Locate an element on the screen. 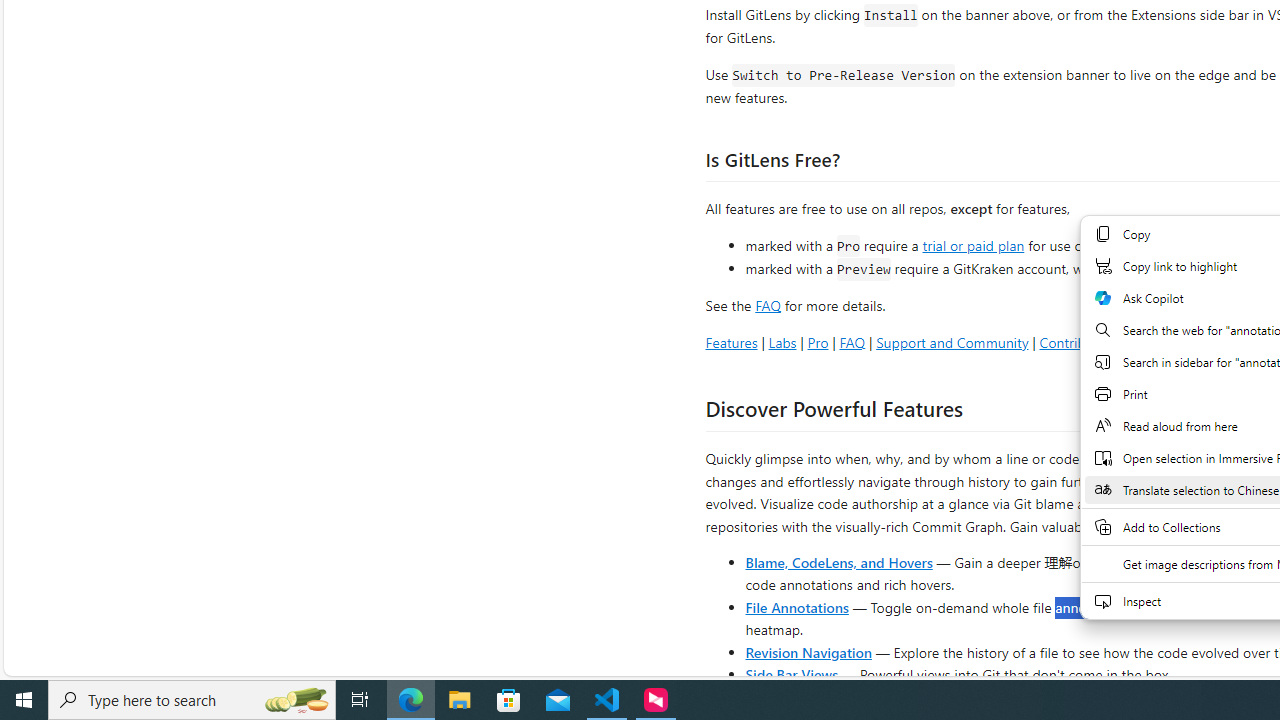 The width and height of the screenshot is (1280, 720). 'Side Bar Views' is located at coordinates (790, 673).